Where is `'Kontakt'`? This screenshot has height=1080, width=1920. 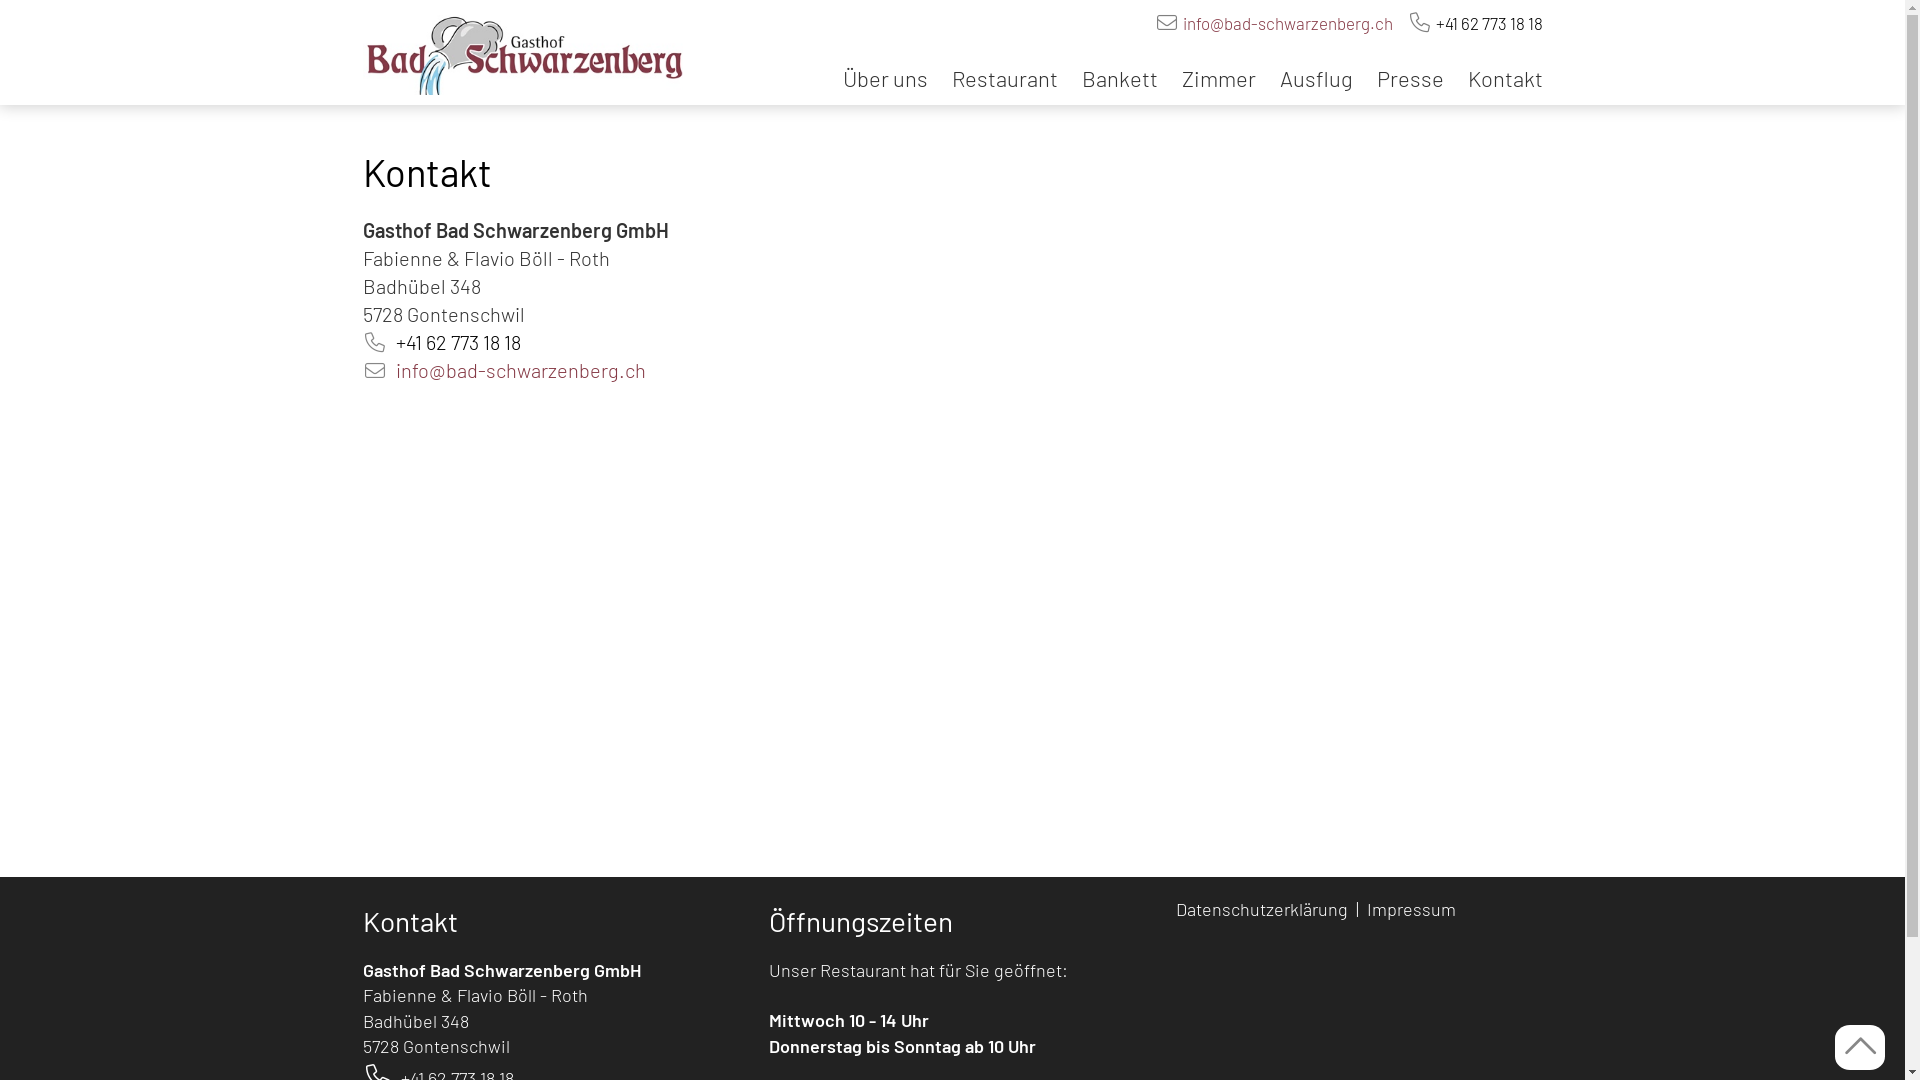
'Kontakt' is located at coordinates (1499, 77).